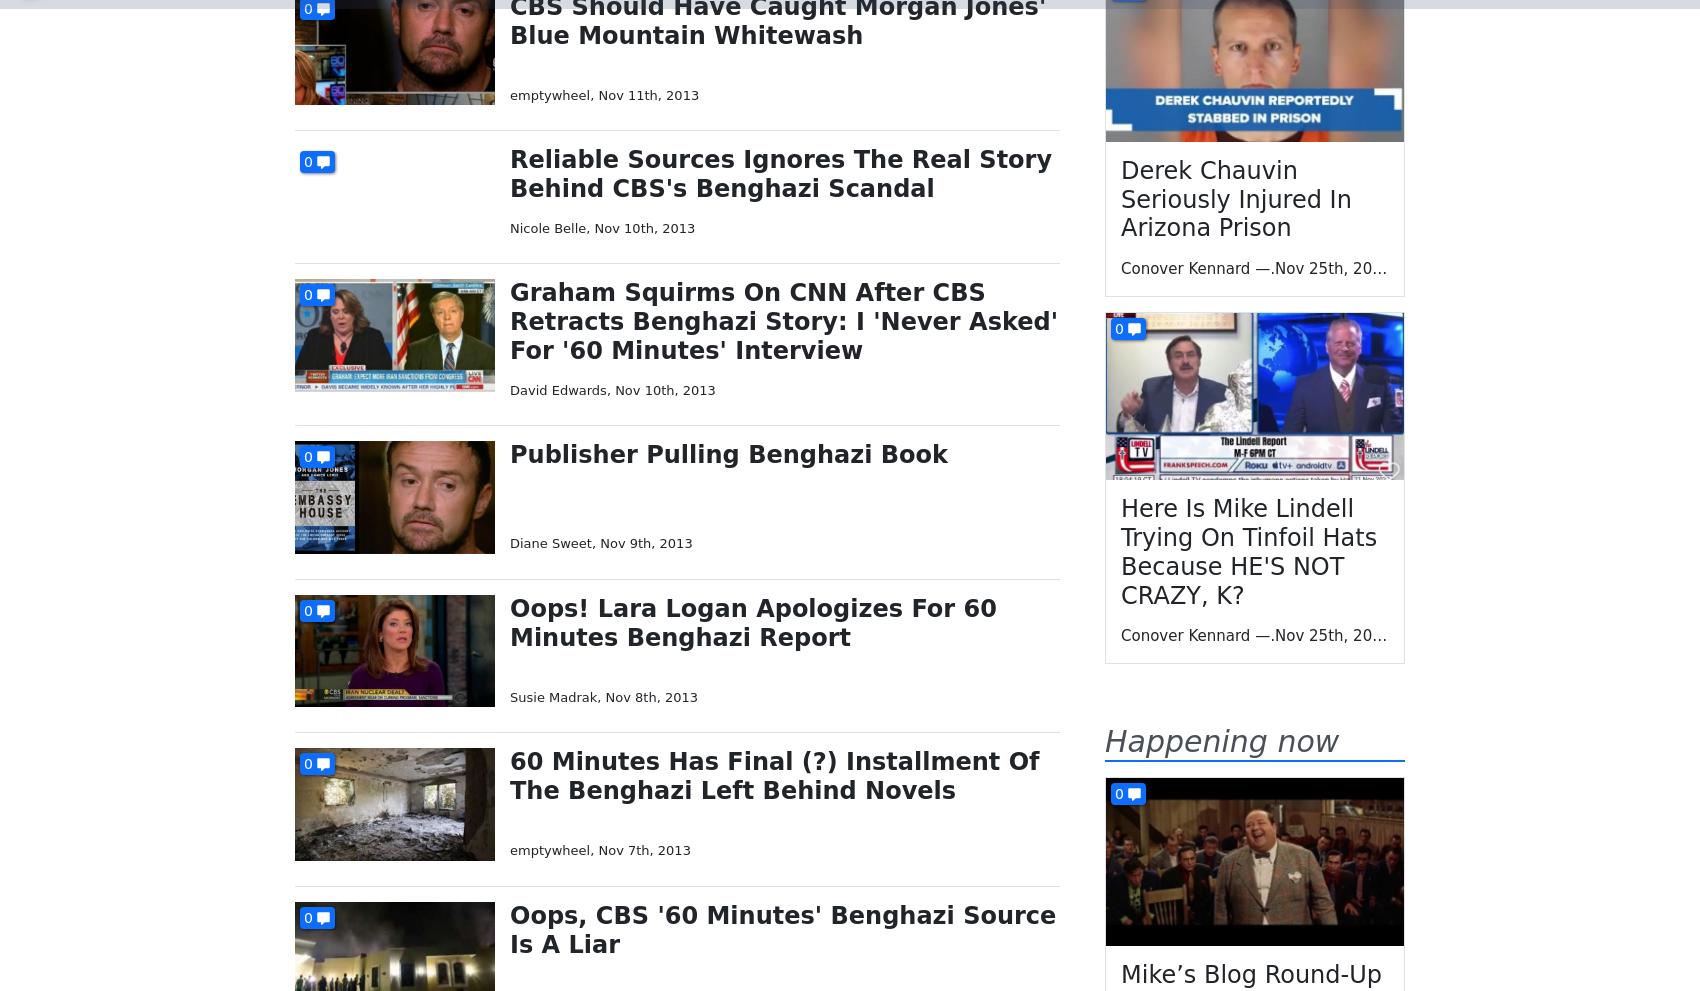 This screenshot has height=991, width=1700. What do you see at coordinates (651, 696) in the screenshot?
I see `'Nov 8th, 2013'` at bounding box center [651, 696].